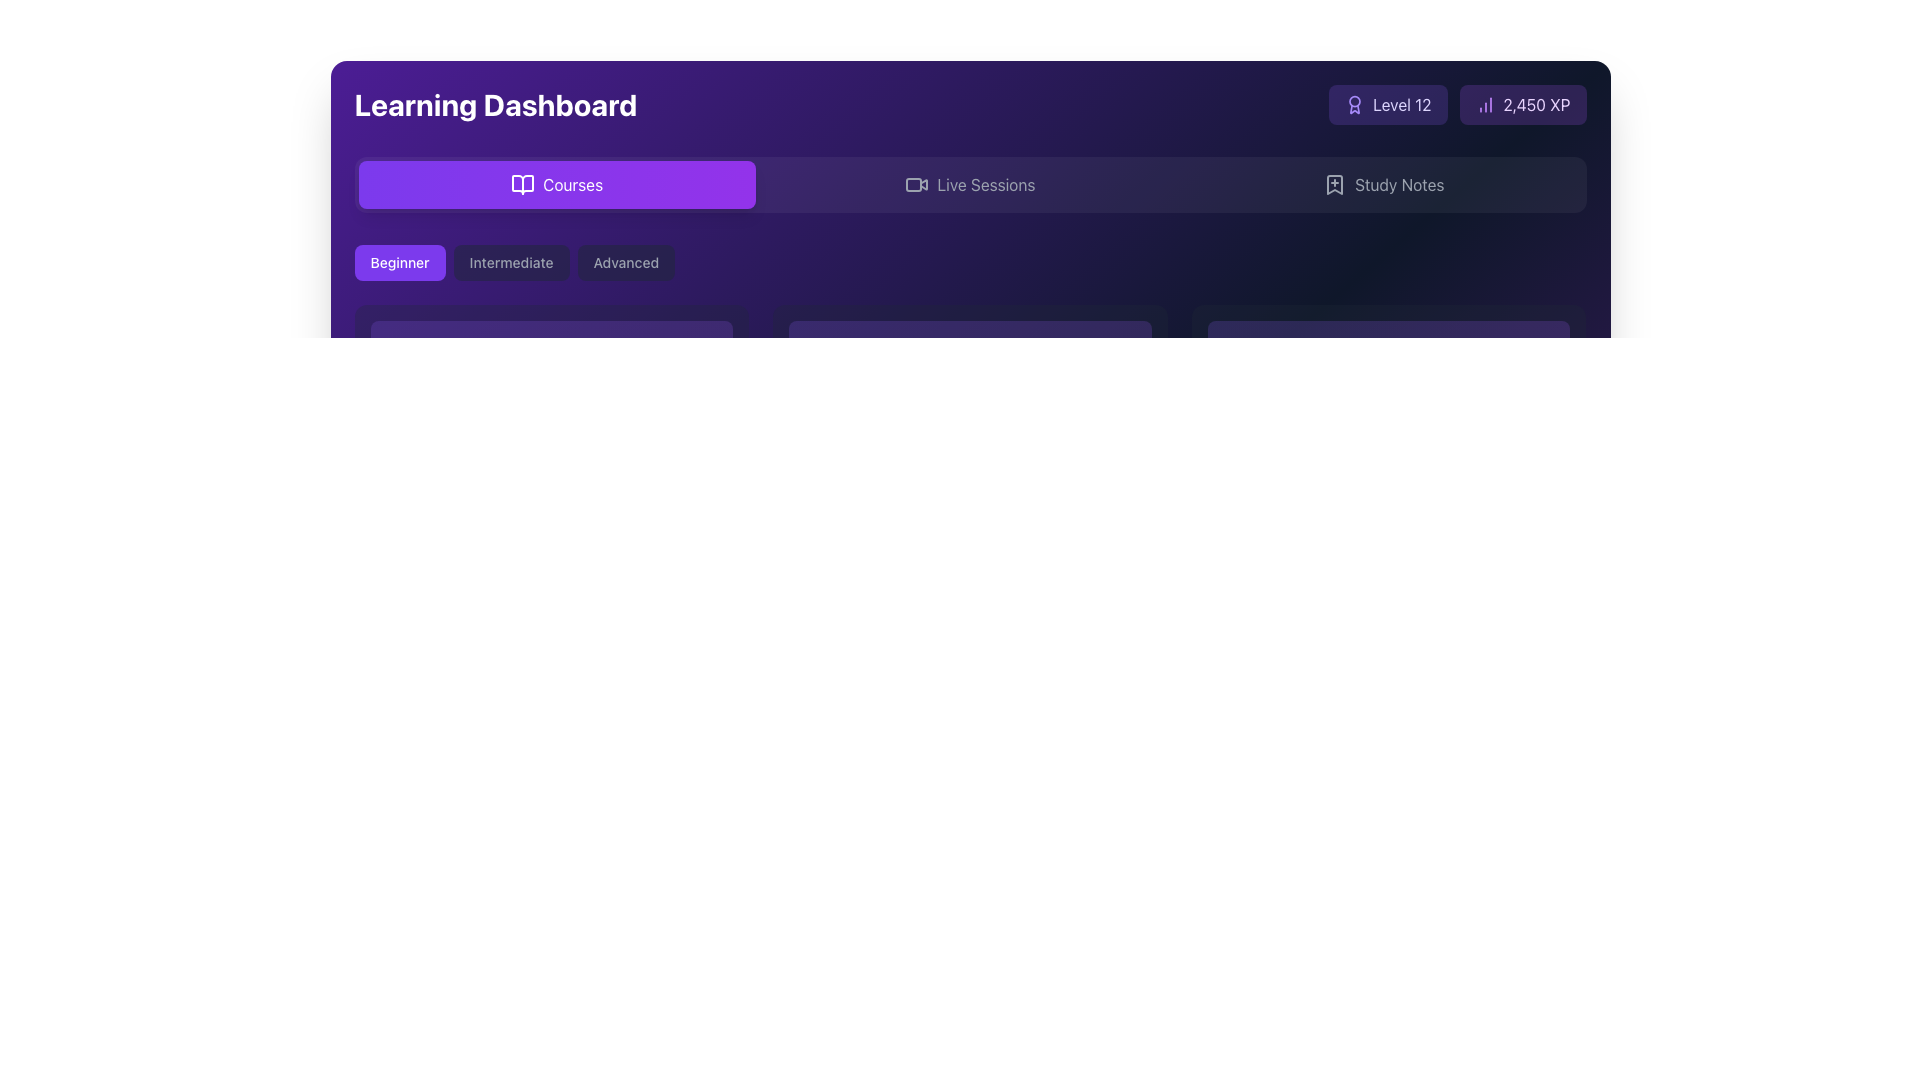  What do you see at coordinates (511, 261) in the screenshot?
I see `the 'Intermediate' difficulty selection button located between the 'Beginner' and 'Advanced' buttons beneath the 'Learning Dashboard' header to observe a change in text styling` at bounding box center [511, 261].